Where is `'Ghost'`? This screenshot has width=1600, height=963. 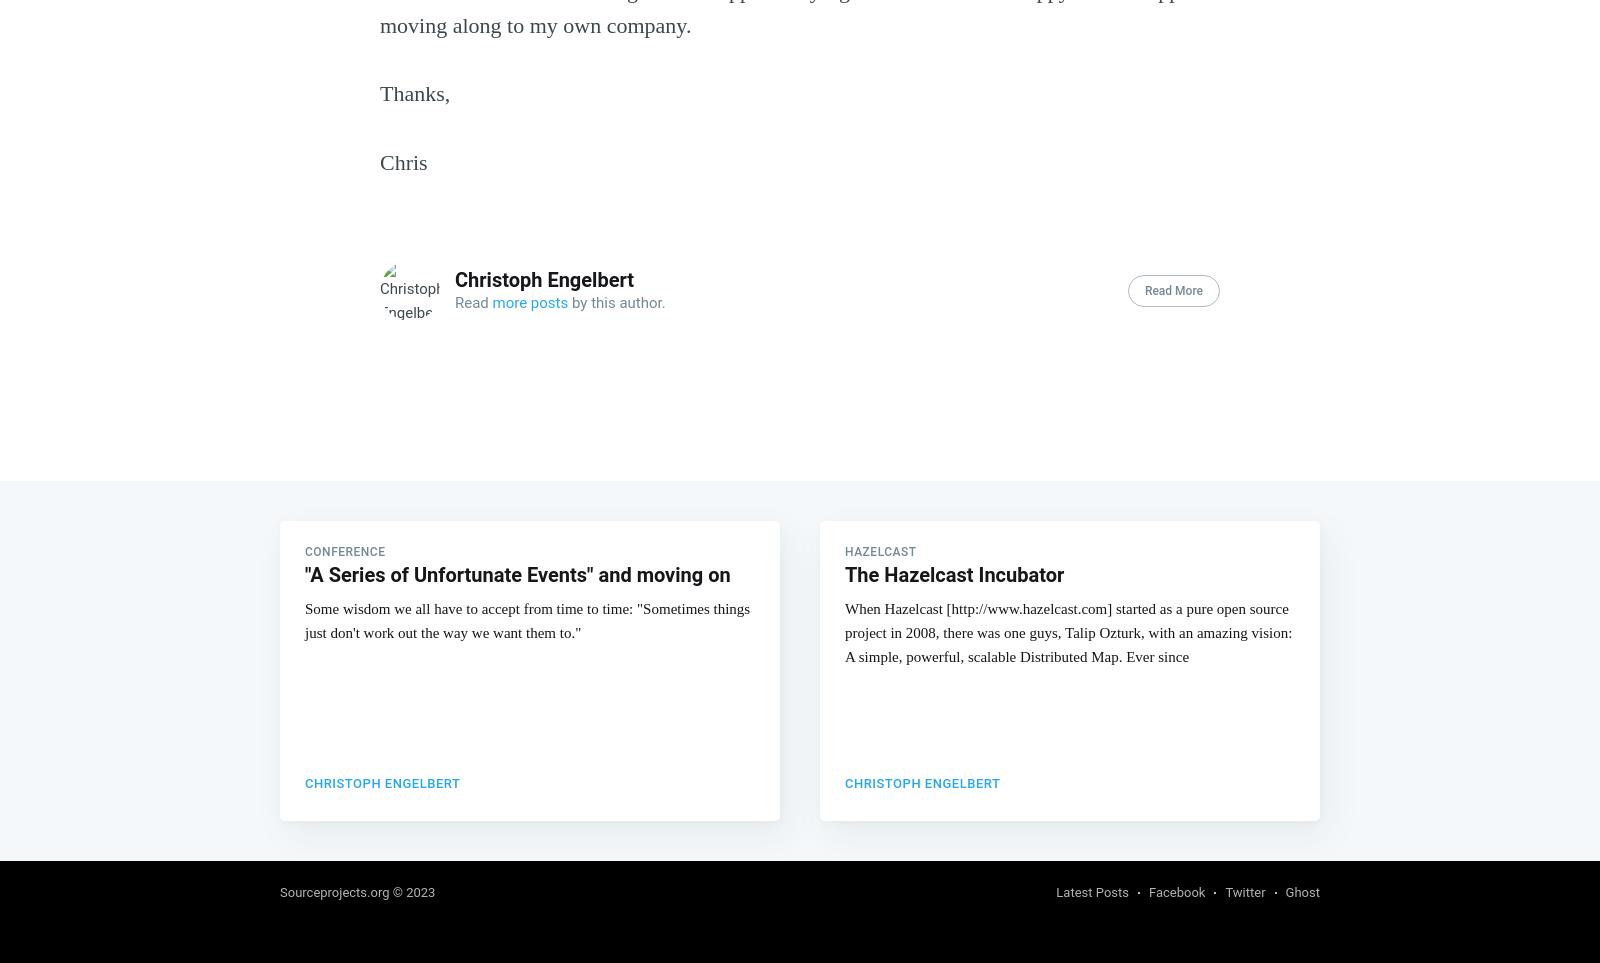
'Ghost' is located at coordinates (1301, 890).